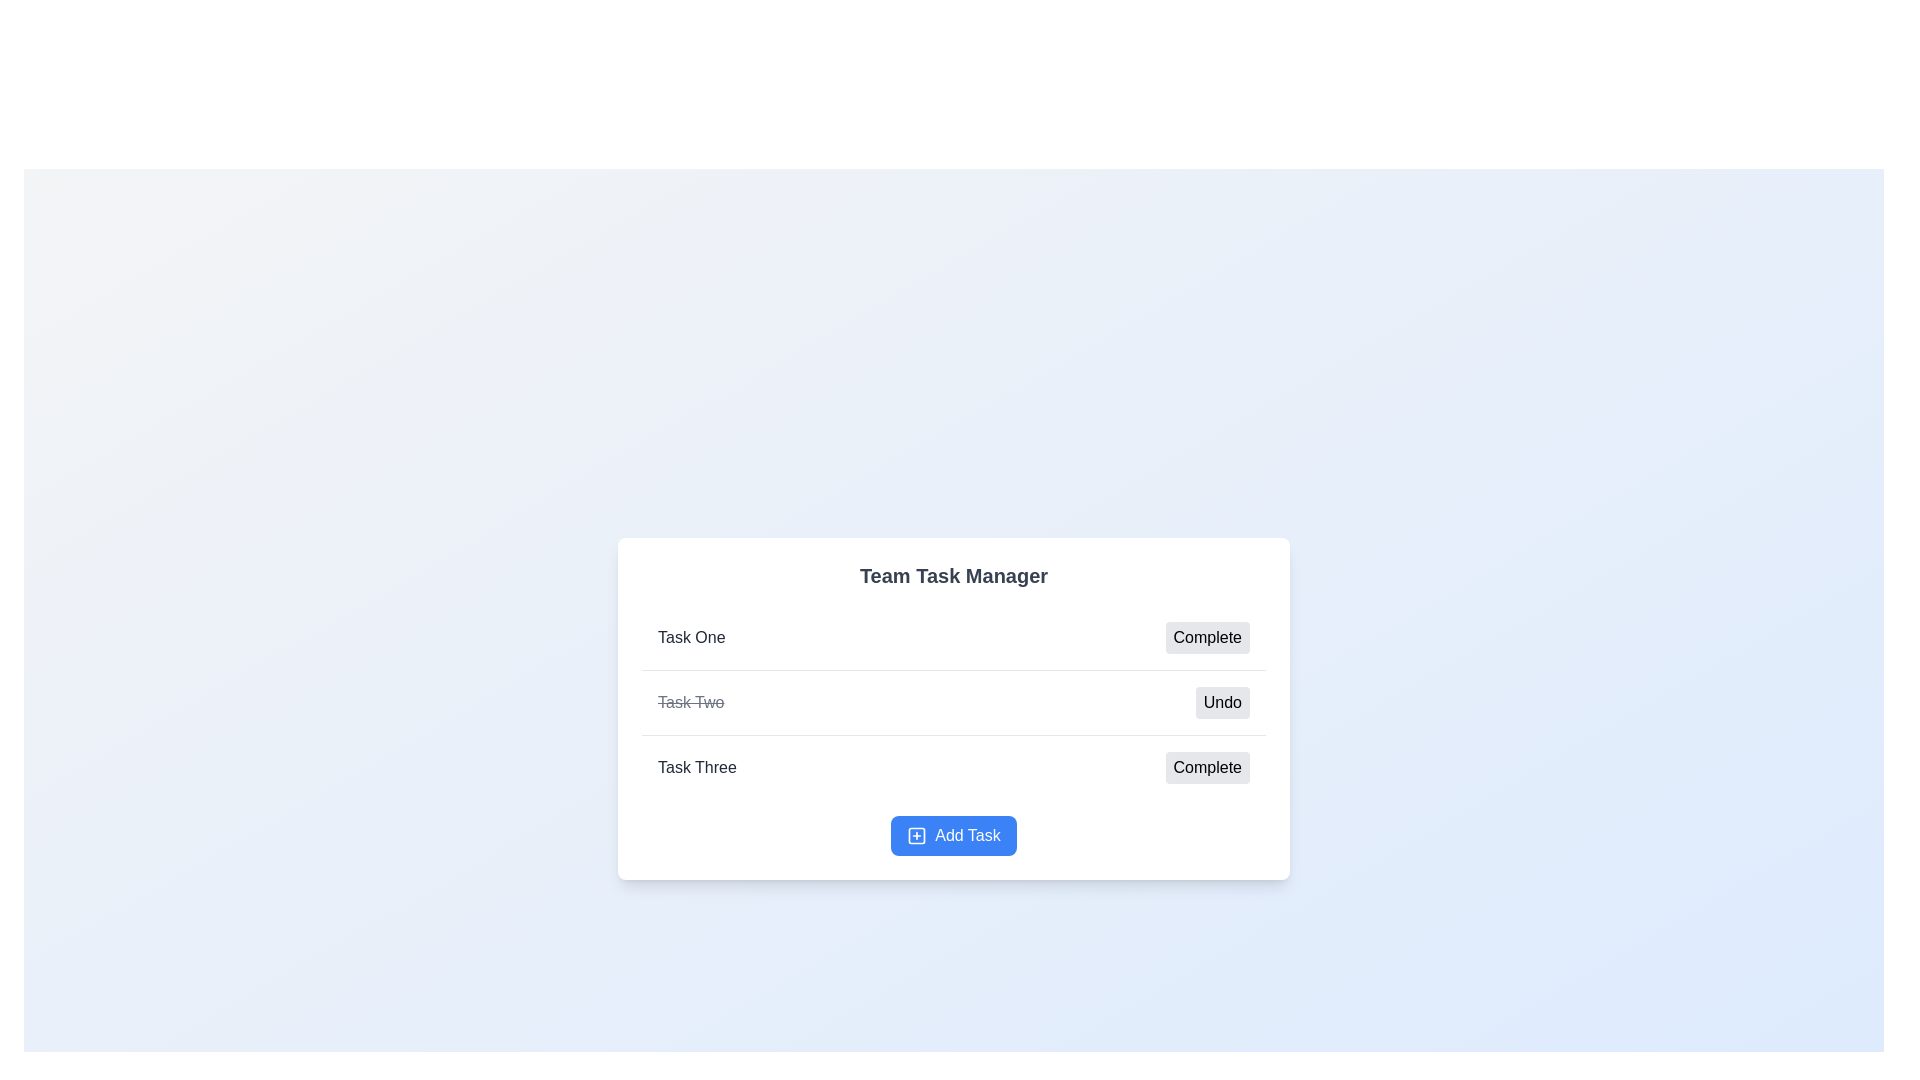 This screenshot has height=1080, width=1920. Describe the element at coordinates (691, 701) in the screenshot. I see `the task Task Two from the list` at that location.